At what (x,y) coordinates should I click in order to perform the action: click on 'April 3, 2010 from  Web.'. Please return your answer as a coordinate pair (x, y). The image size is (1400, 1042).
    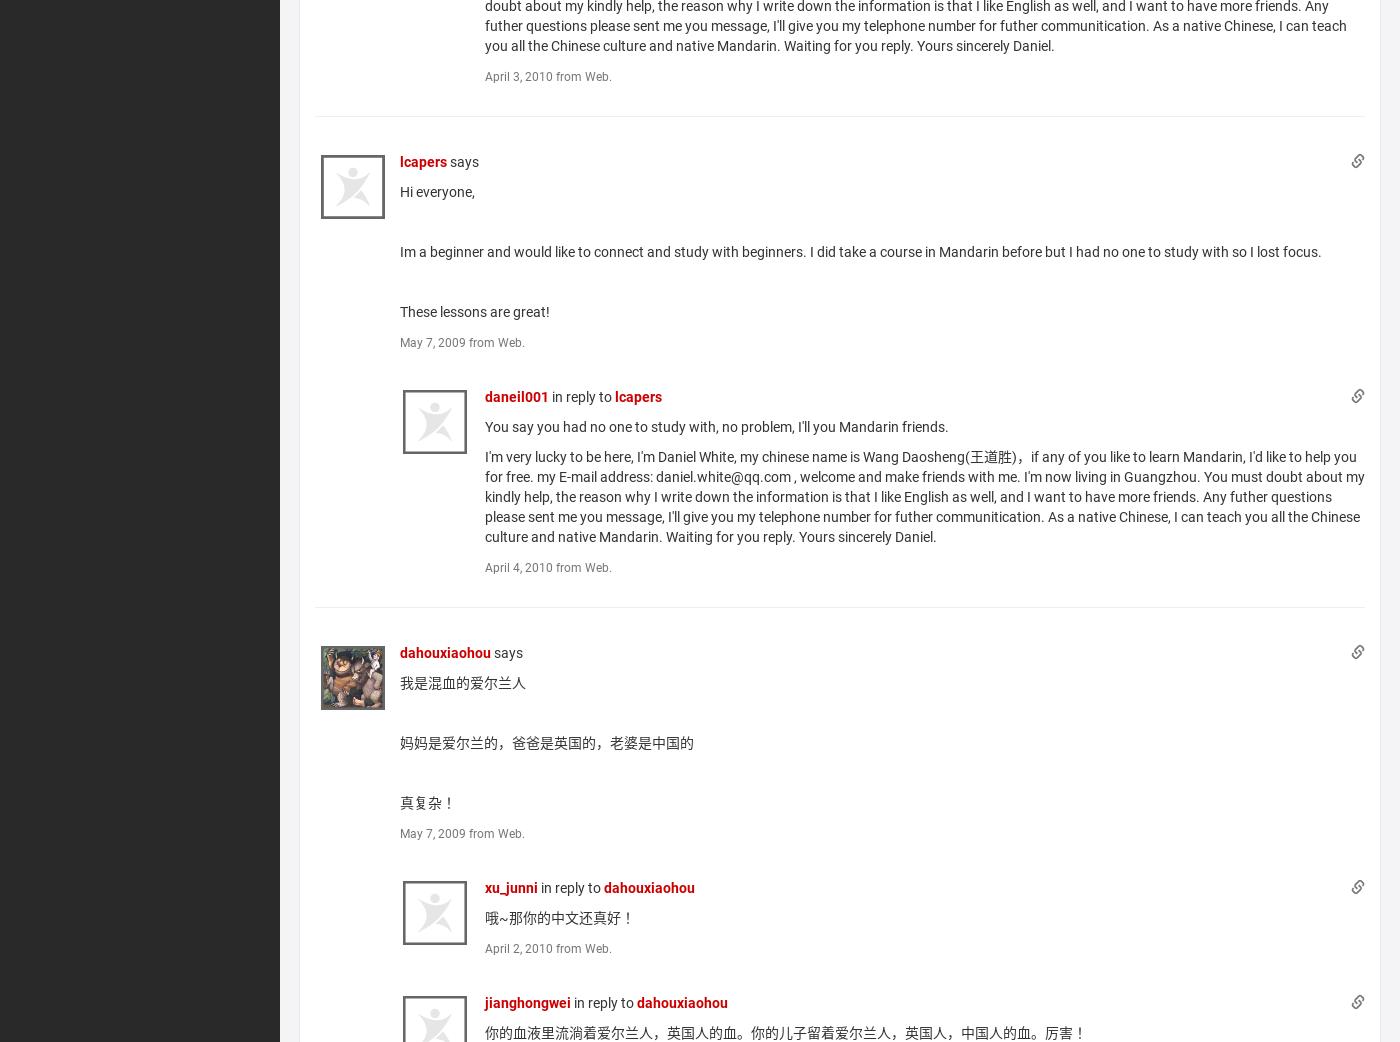
    Looking at the image, I should click on (548, 74).